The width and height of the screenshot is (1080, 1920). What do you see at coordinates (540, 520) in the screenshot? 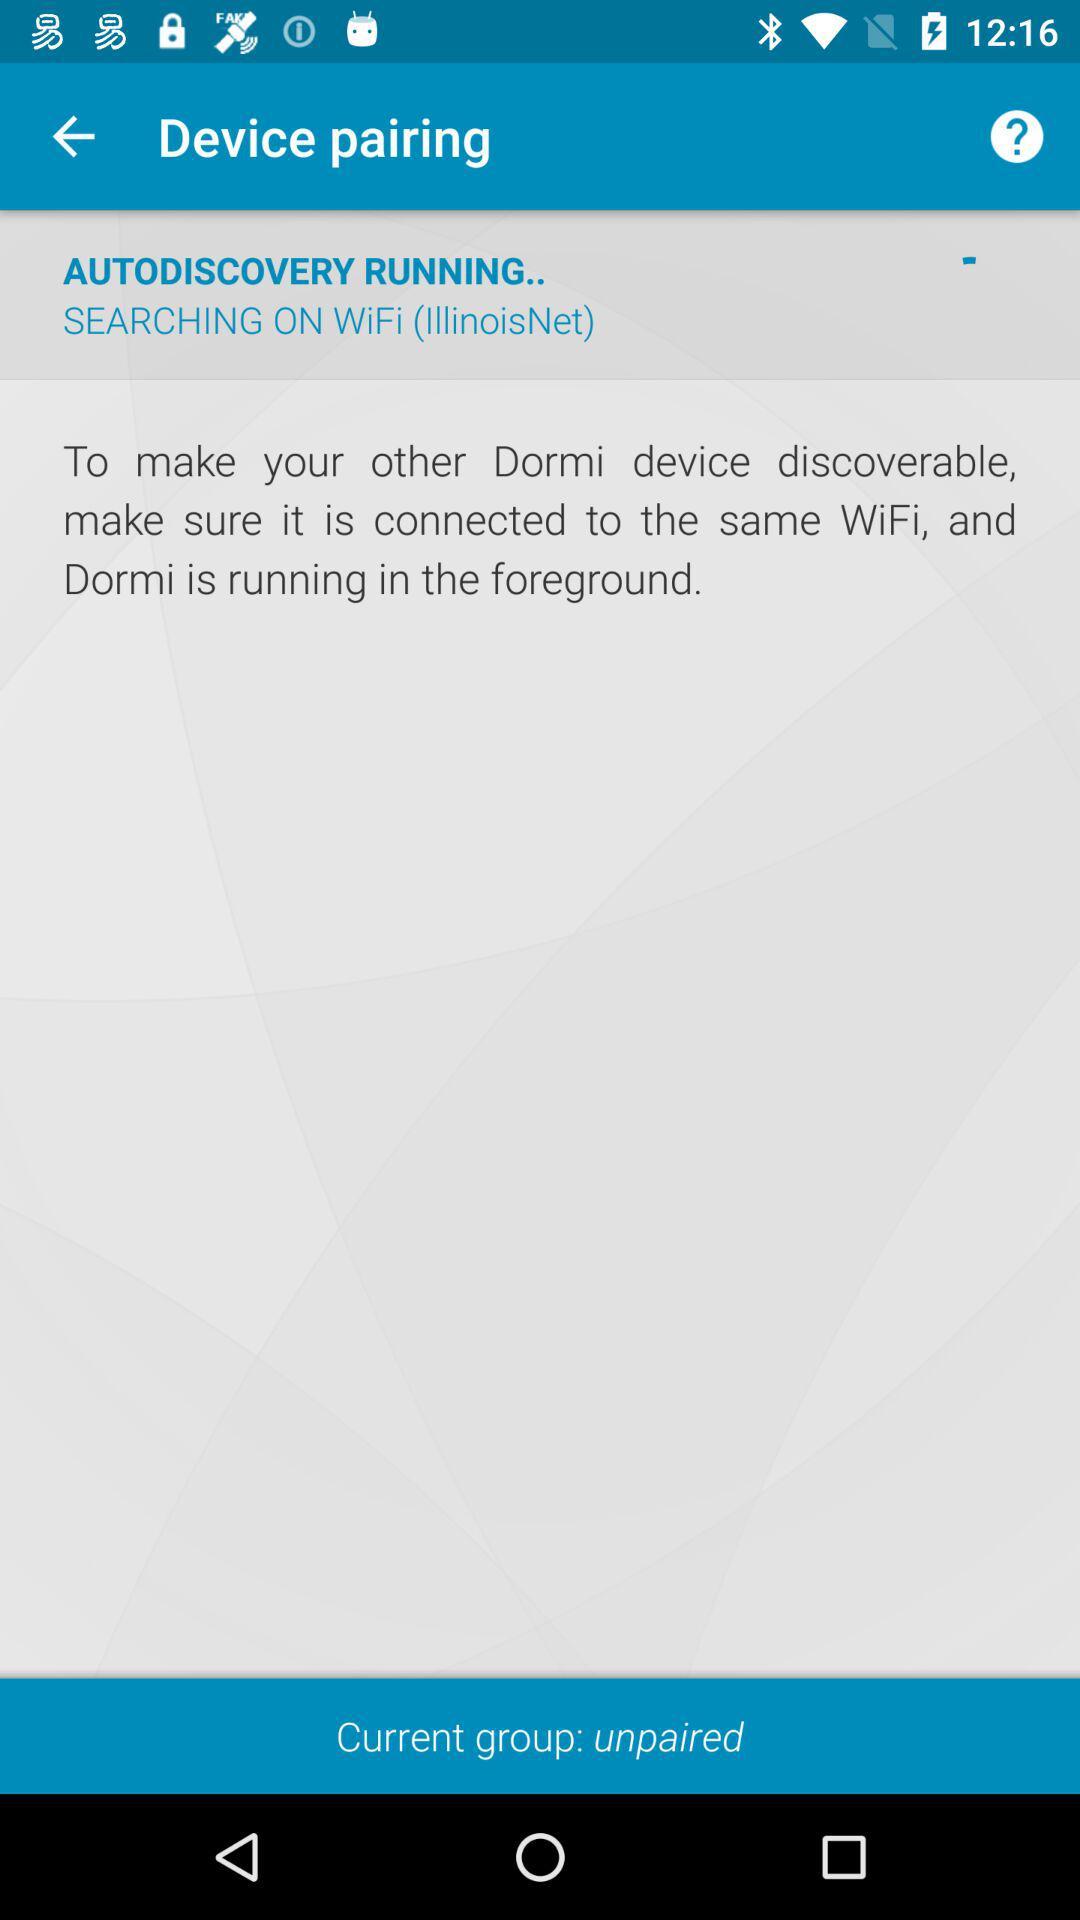
I see `icon above current group: unpaired` at bounding box center [540, 520].